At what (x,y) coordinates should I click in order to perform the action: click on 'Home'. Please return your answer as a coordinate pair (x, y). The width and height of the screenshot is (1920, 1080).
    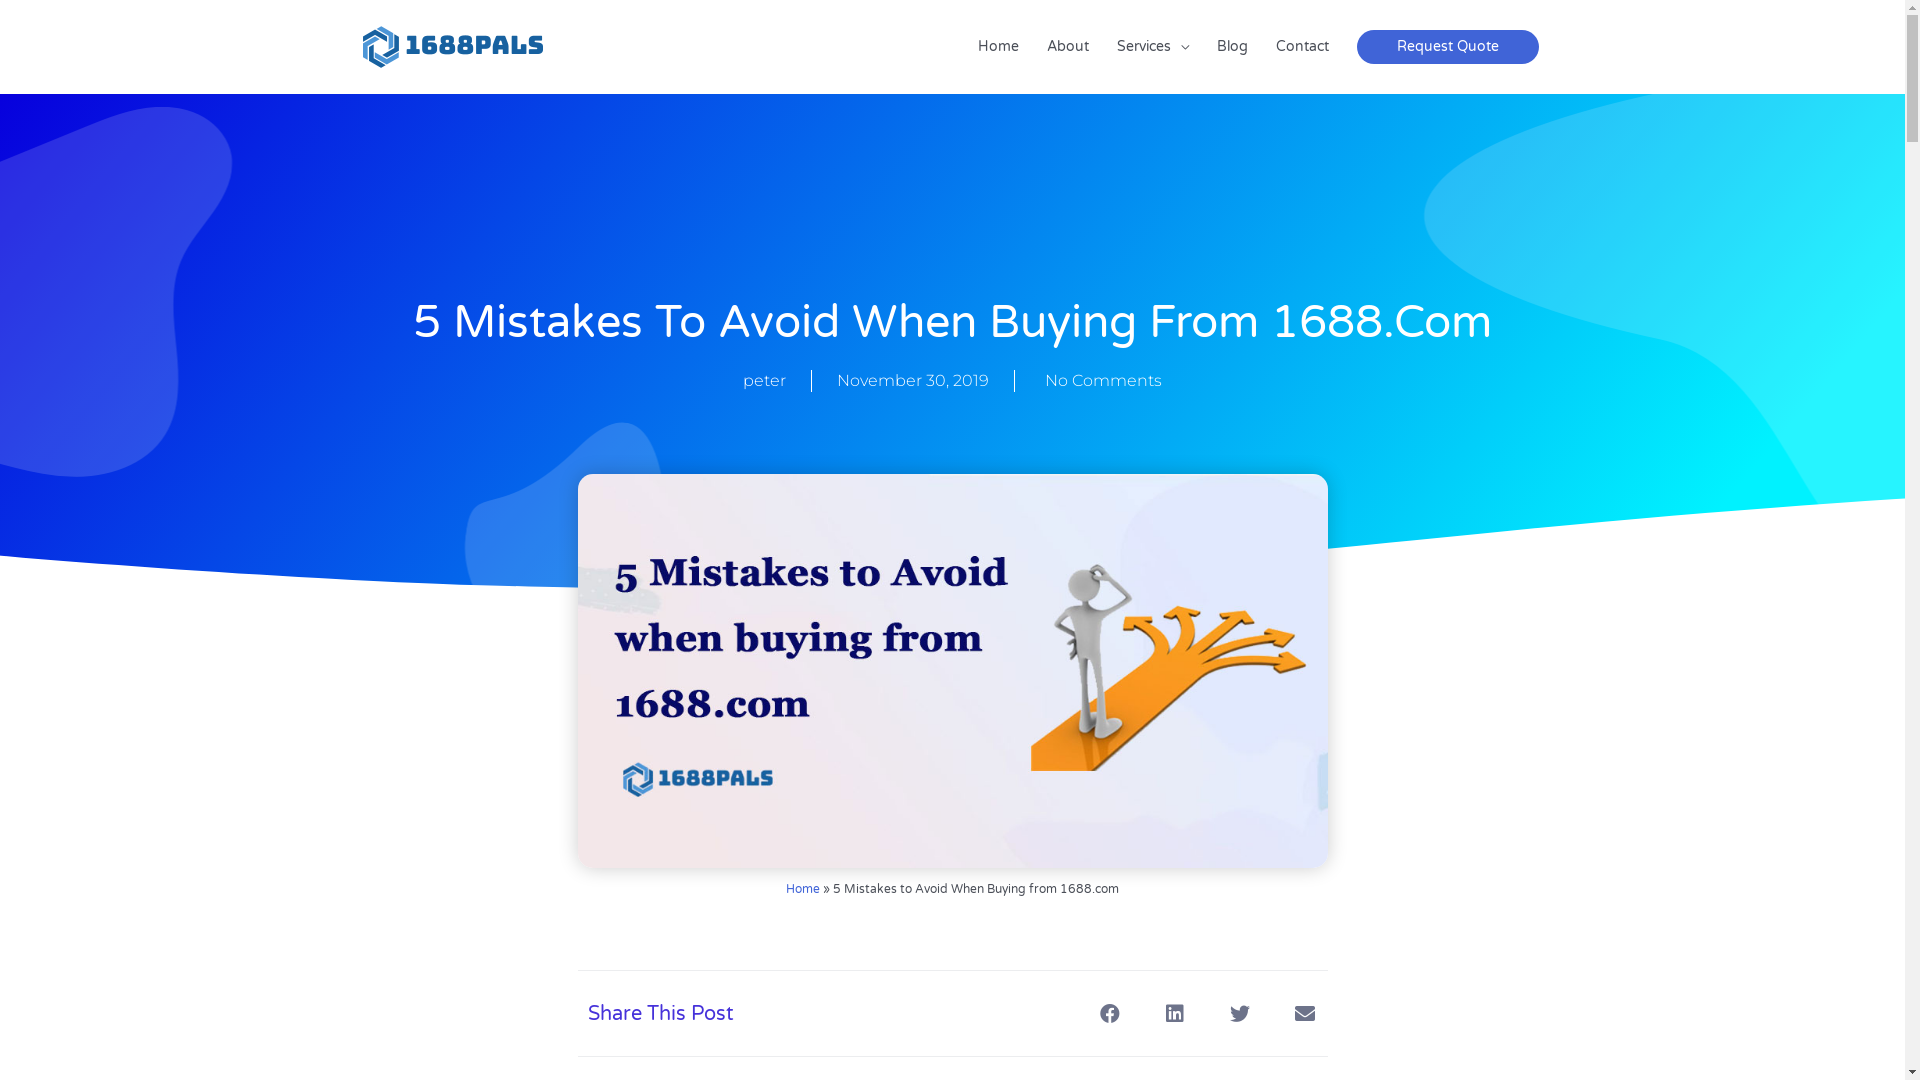
    Looking at the image, I should click on (802, 887).